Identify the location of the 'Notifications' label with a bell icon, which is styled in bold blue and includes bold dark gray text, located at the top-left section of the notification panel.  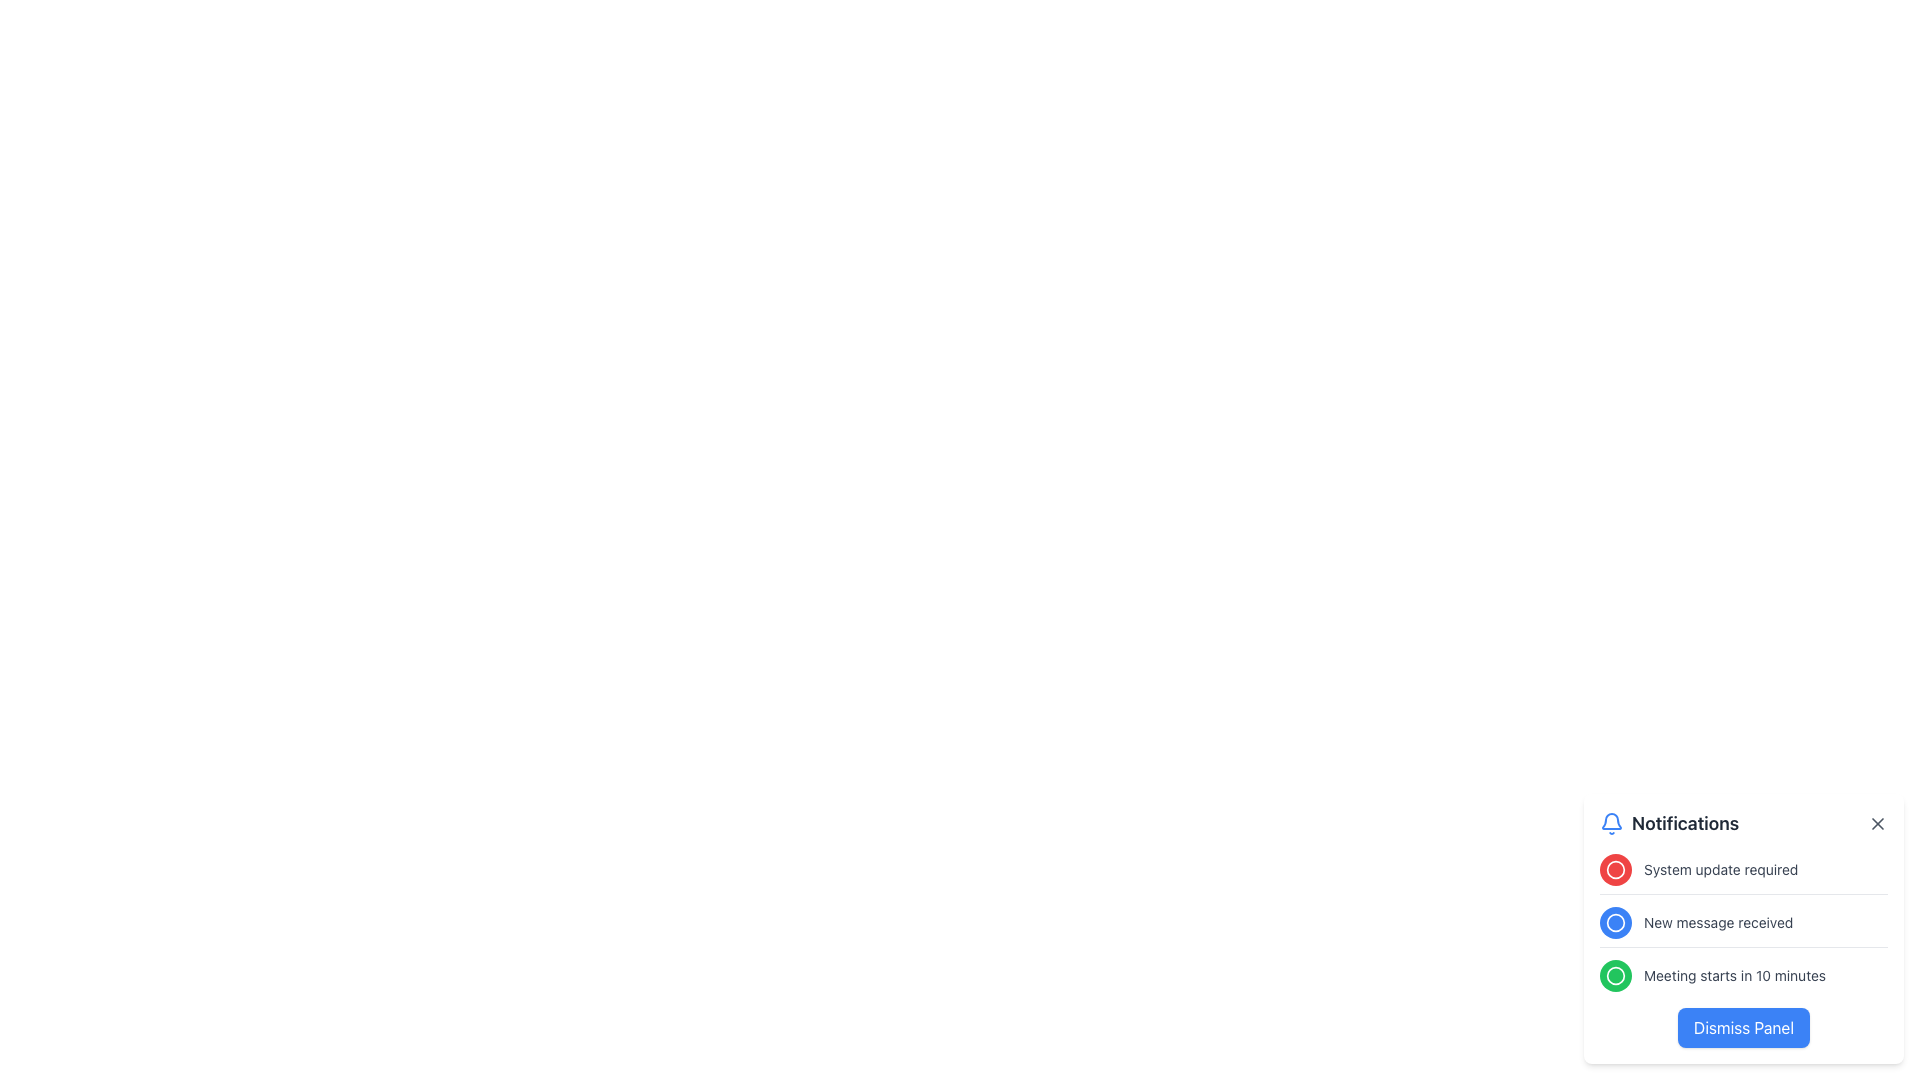
(1669, 824).